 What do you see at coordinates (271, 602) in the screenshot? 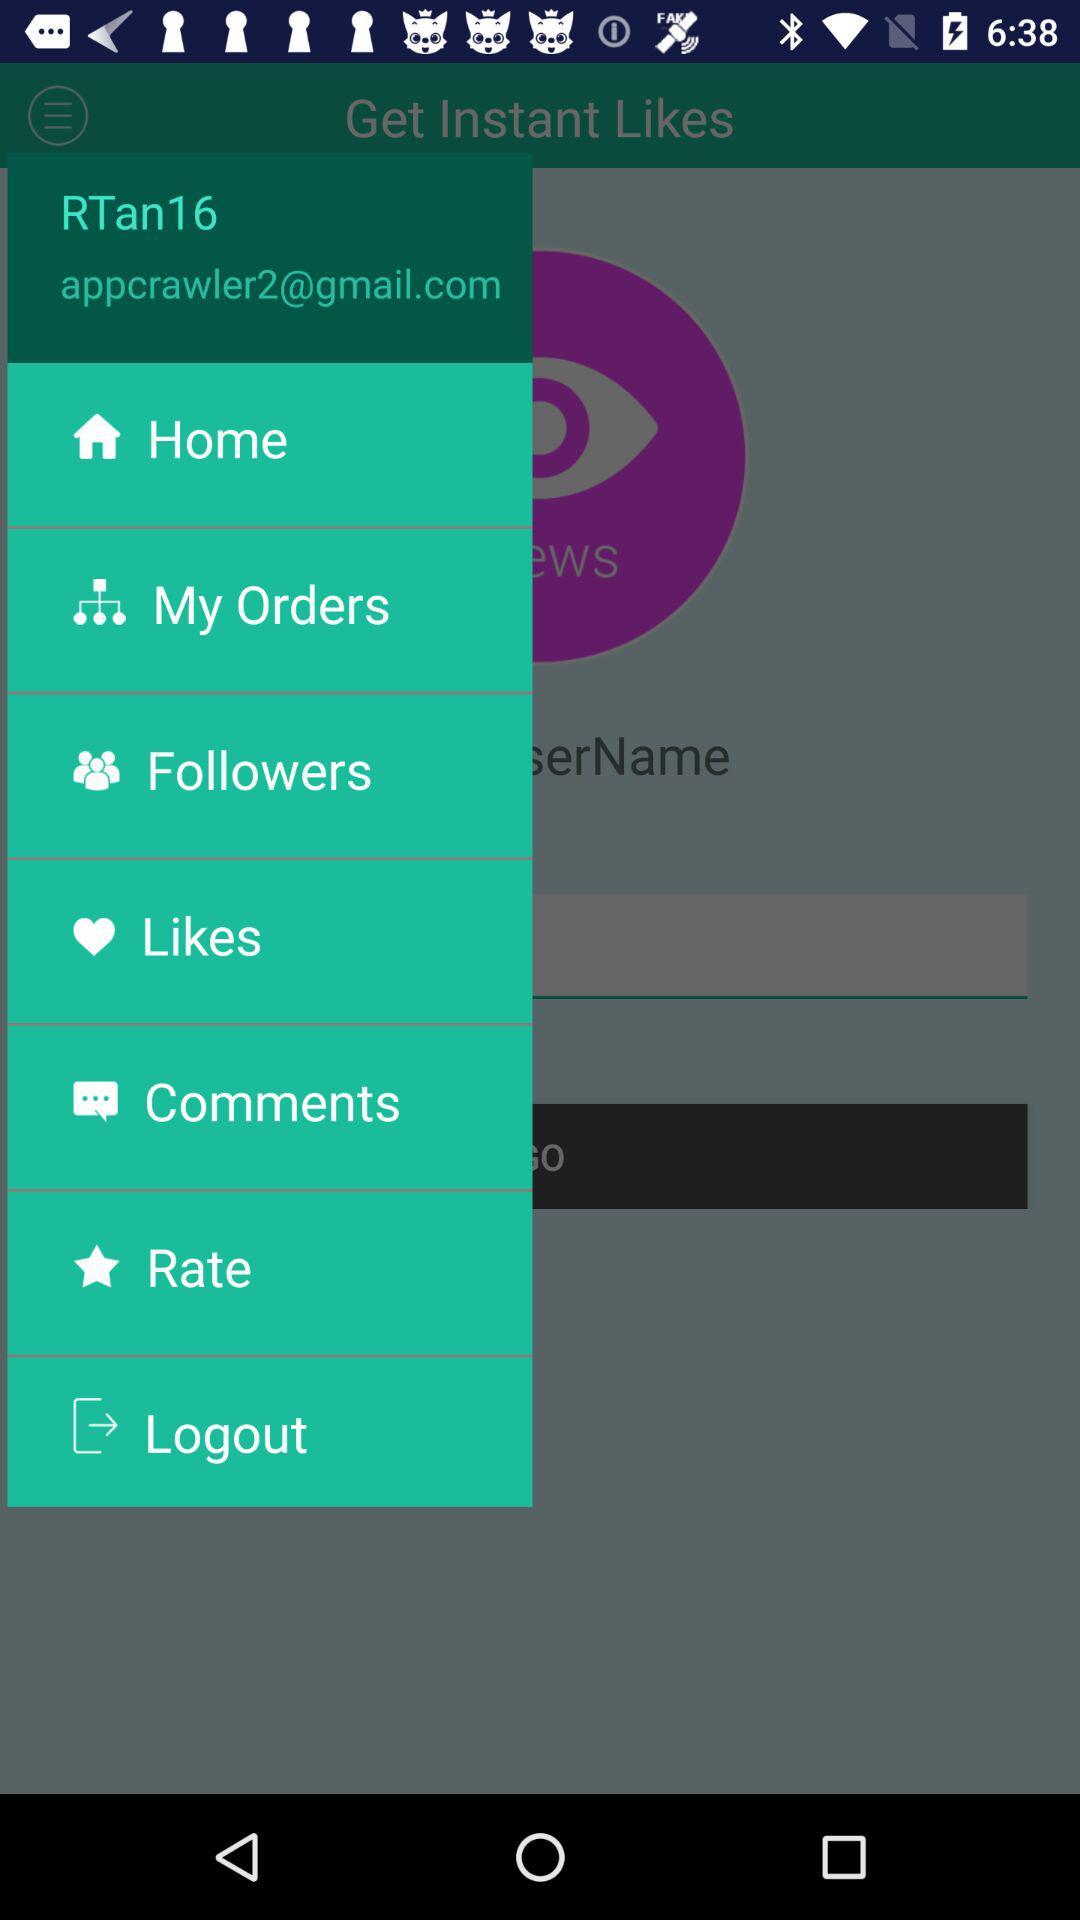
I see `my orders icon` at bounding box center [271, 602].